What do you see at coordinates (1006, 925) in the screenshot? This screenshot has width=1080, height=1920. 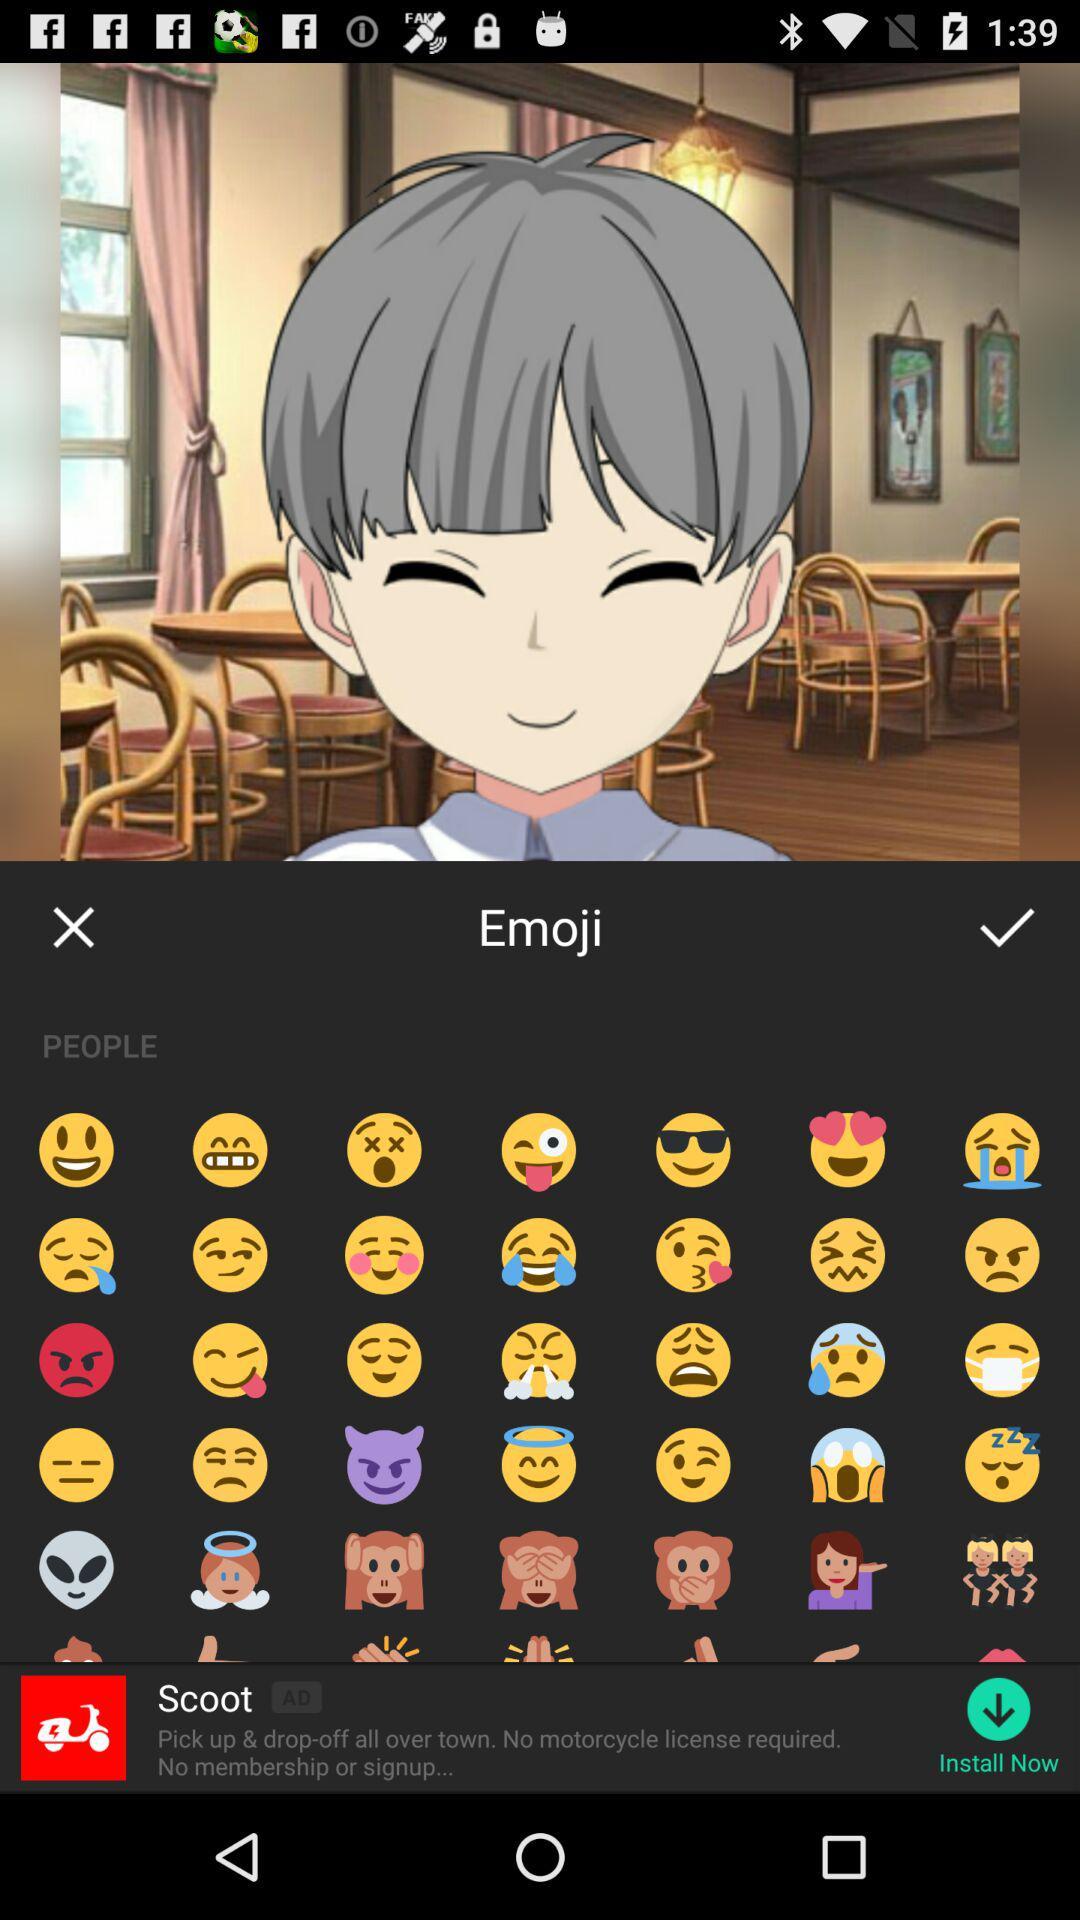 I see `icon above people` at bounding box center [1006, 925].